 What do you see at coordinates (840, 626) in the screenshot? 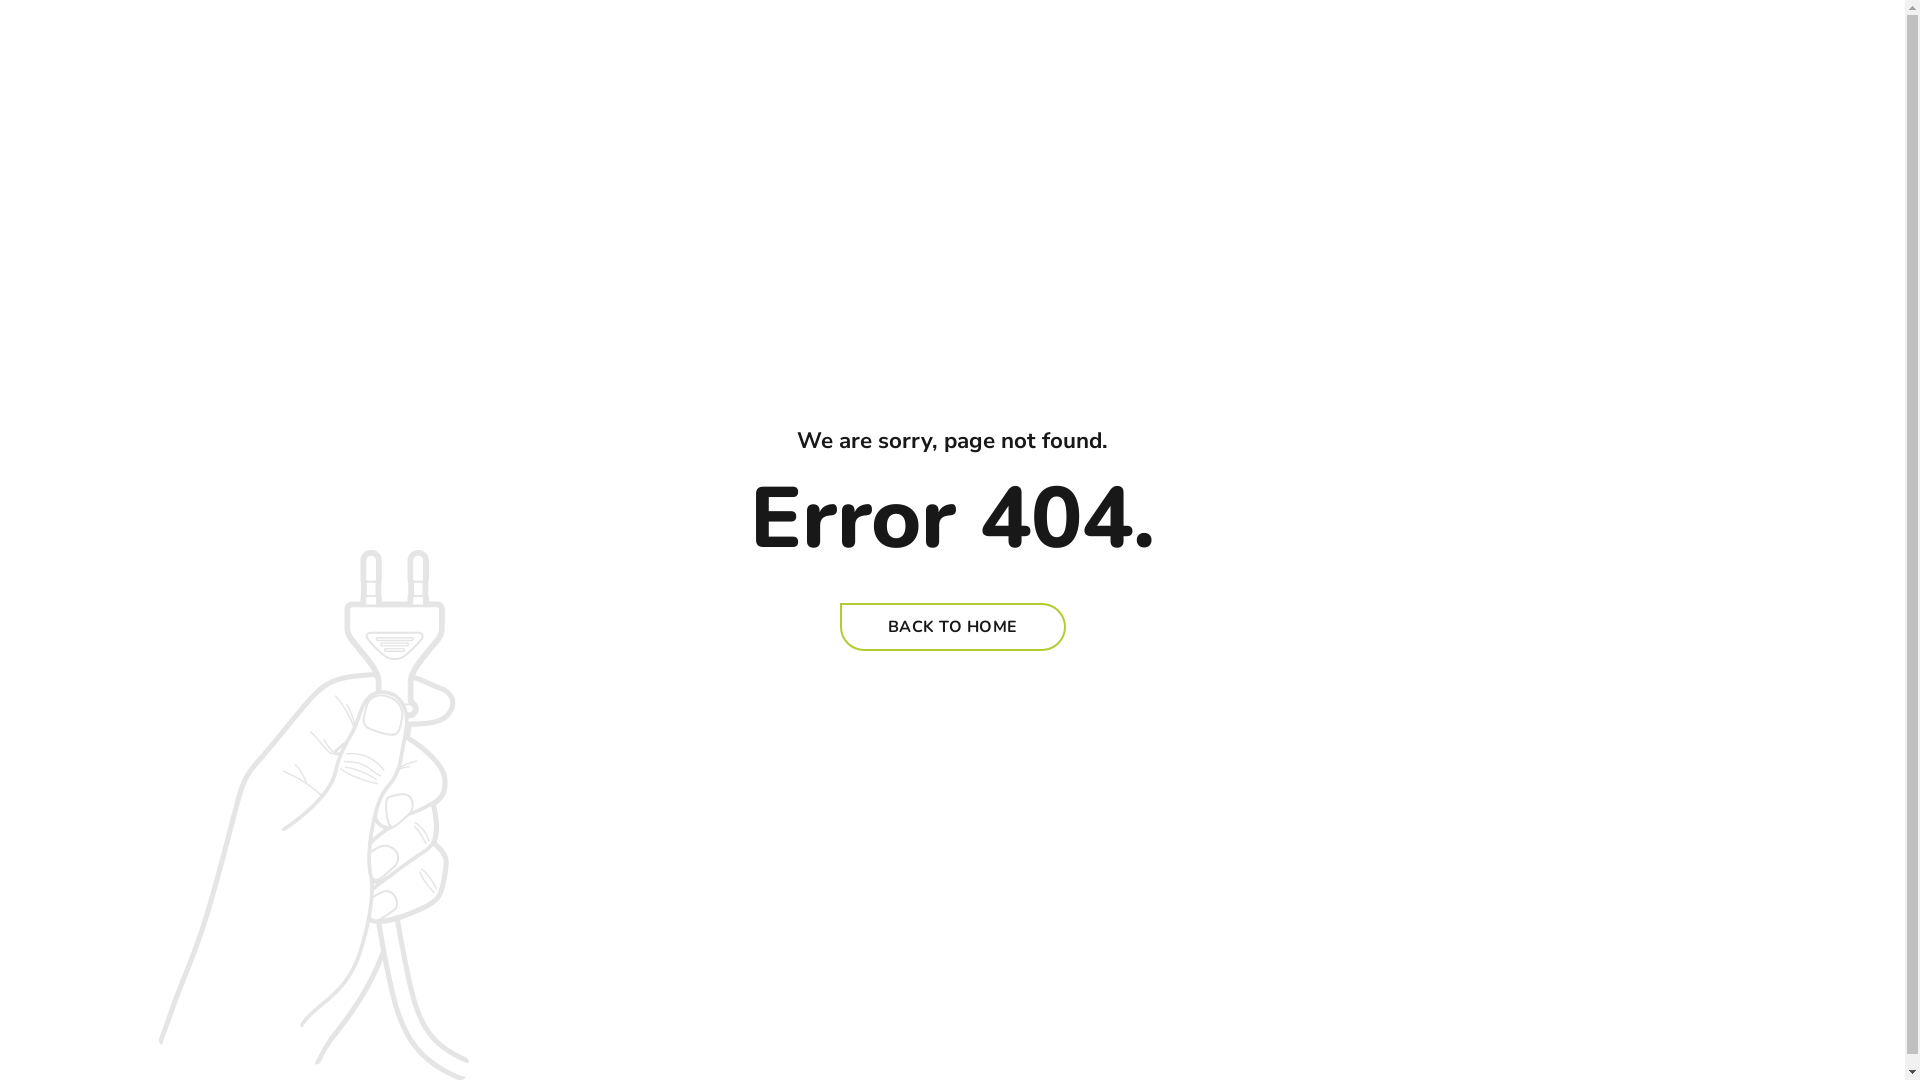
I see `'BACK TO HOME'` at bounding box center [840, 626].